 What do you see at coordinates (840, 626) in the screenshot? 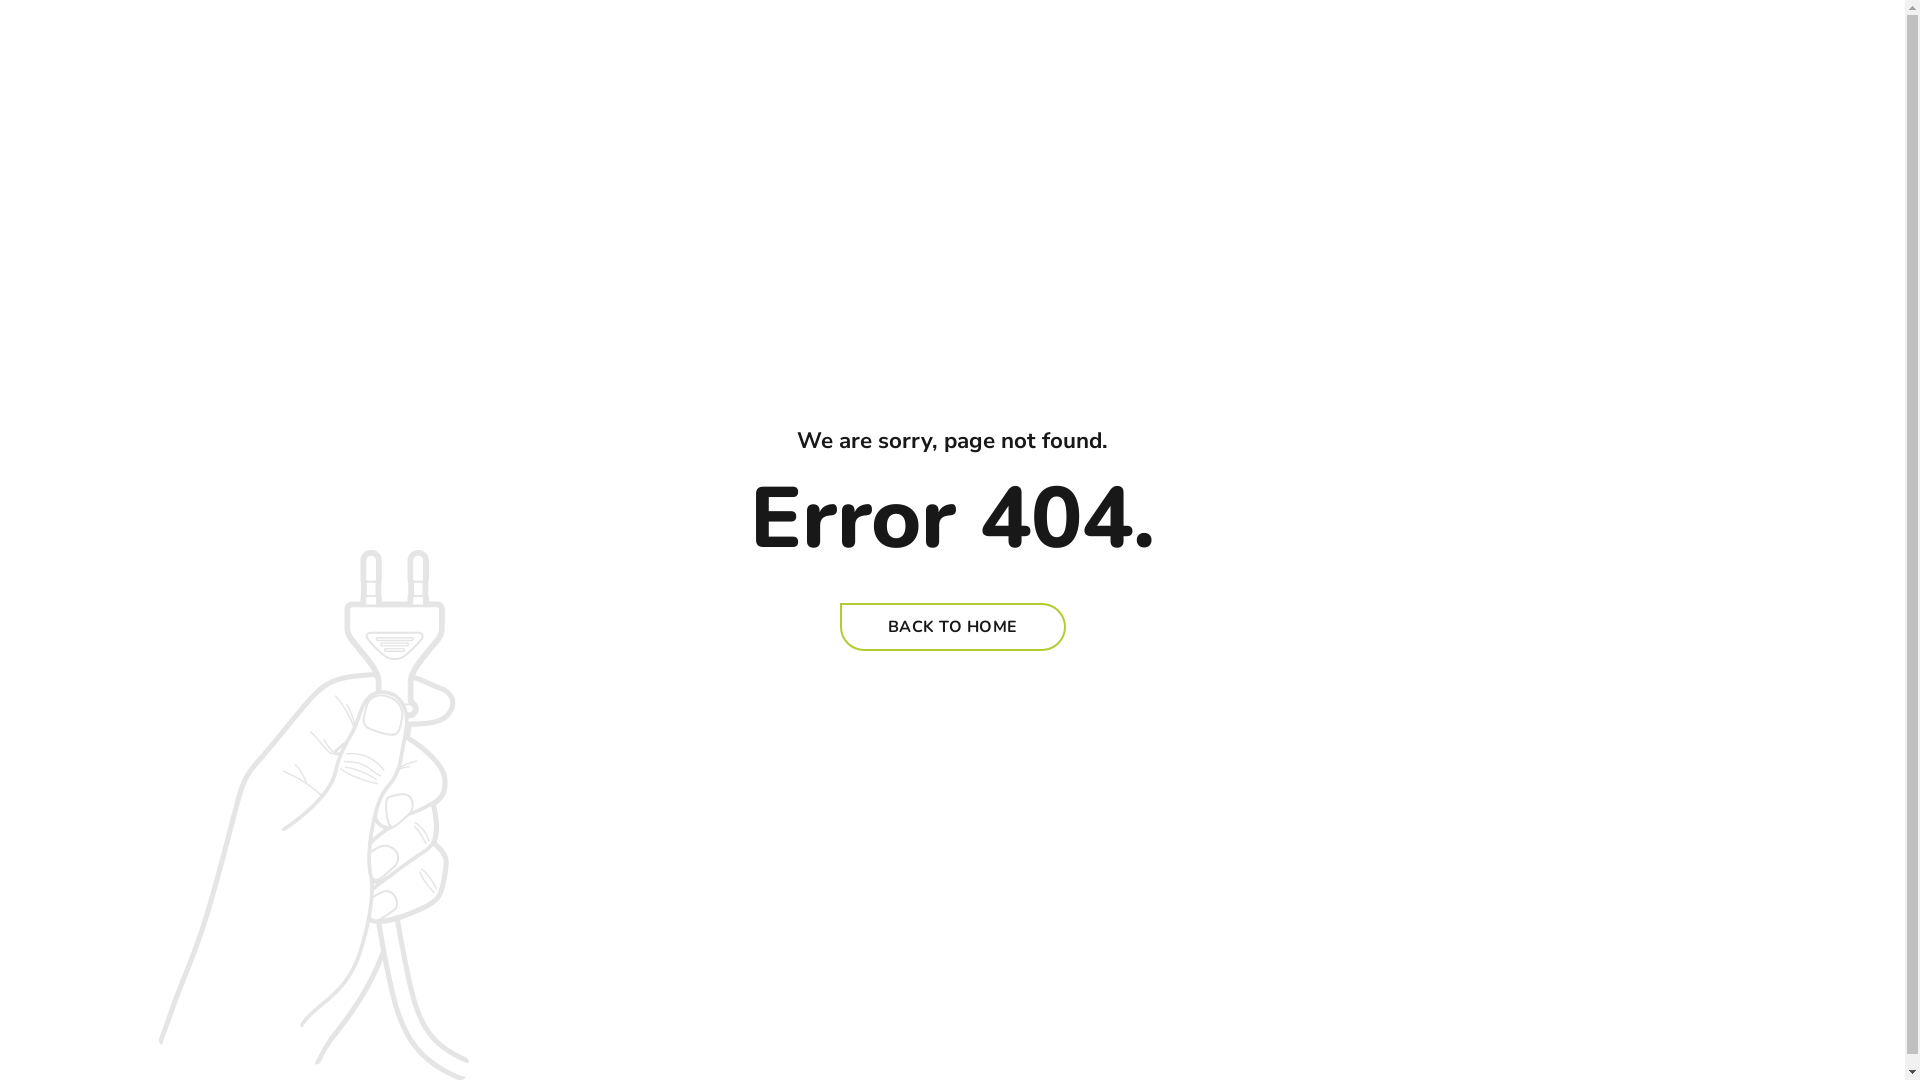
I see `'BACK TO HOME'` at bounding box center [840, 626].